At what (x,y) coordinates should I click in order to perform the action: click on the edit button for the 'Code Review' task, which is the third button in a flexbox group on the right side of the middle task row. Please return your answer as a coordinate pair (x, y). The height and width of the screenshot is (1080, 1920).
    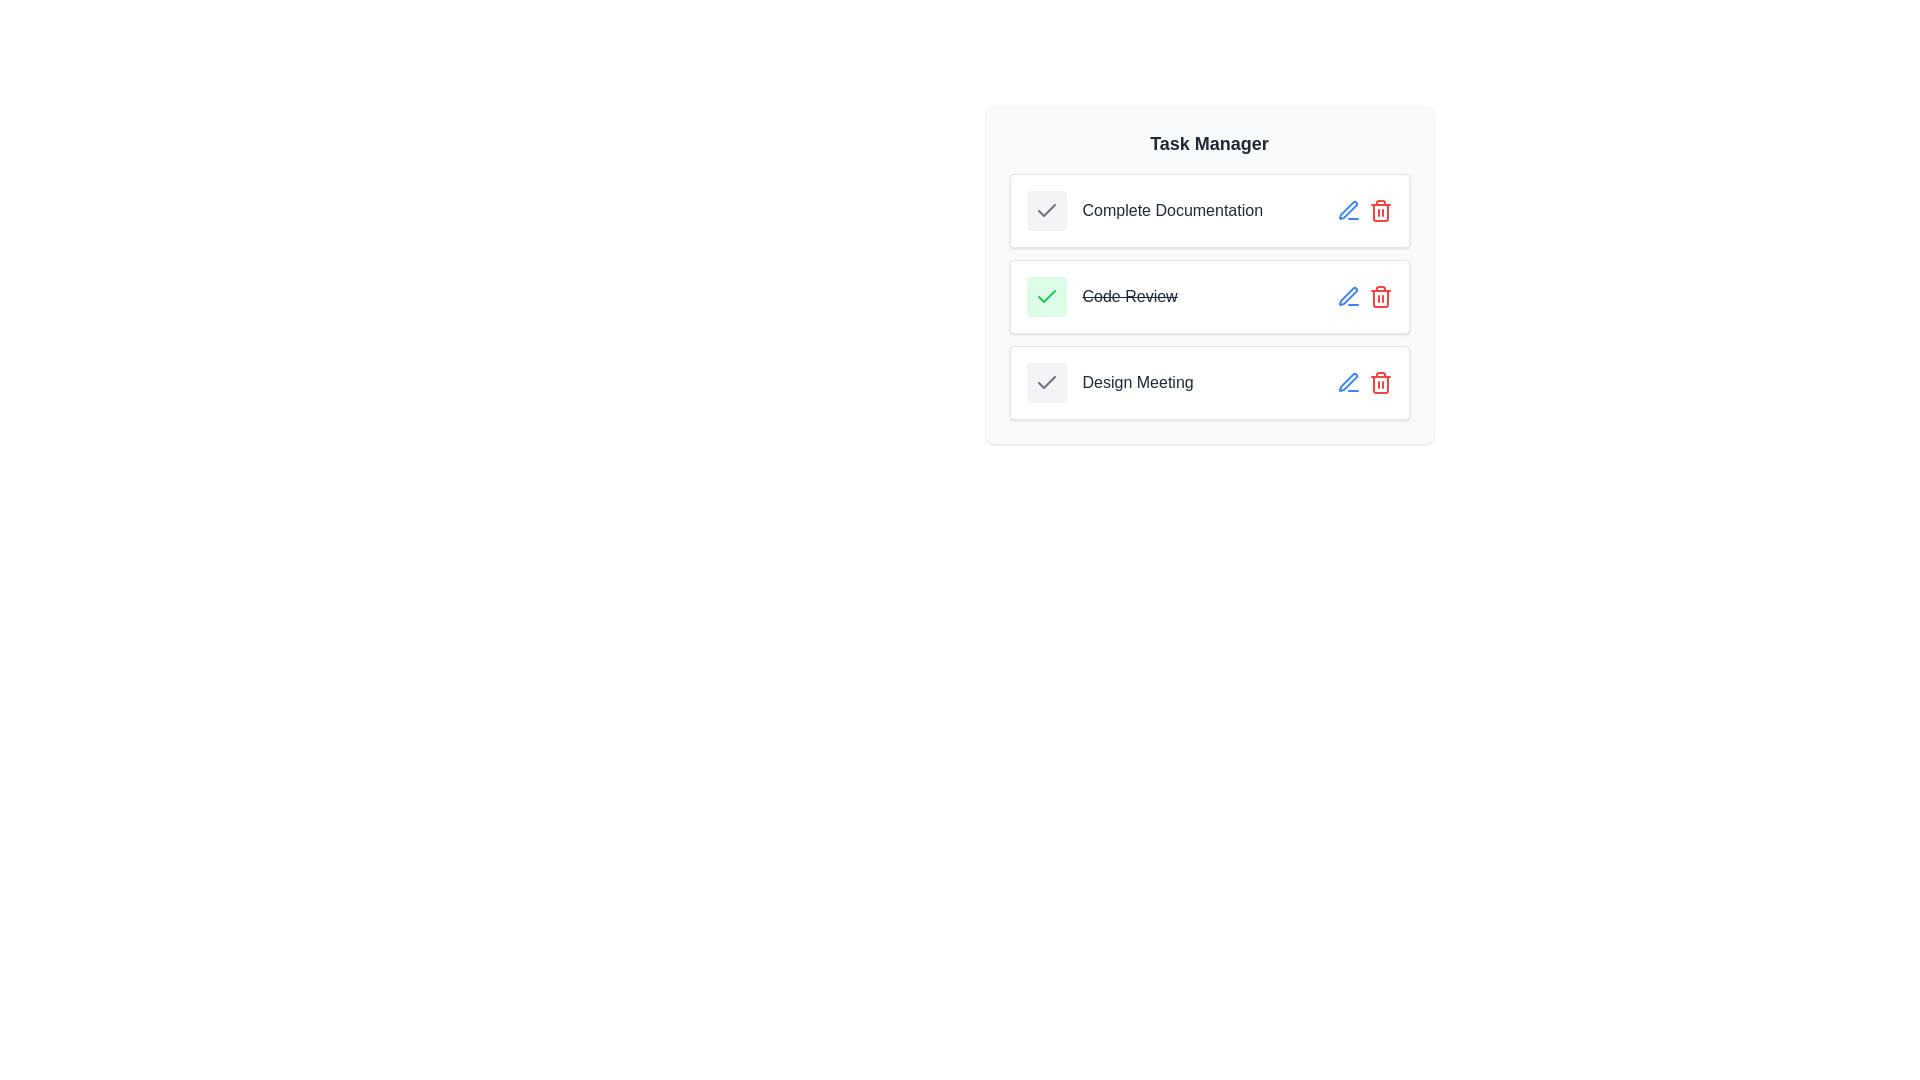
    Looking at the image, I should click on (1348, 297).